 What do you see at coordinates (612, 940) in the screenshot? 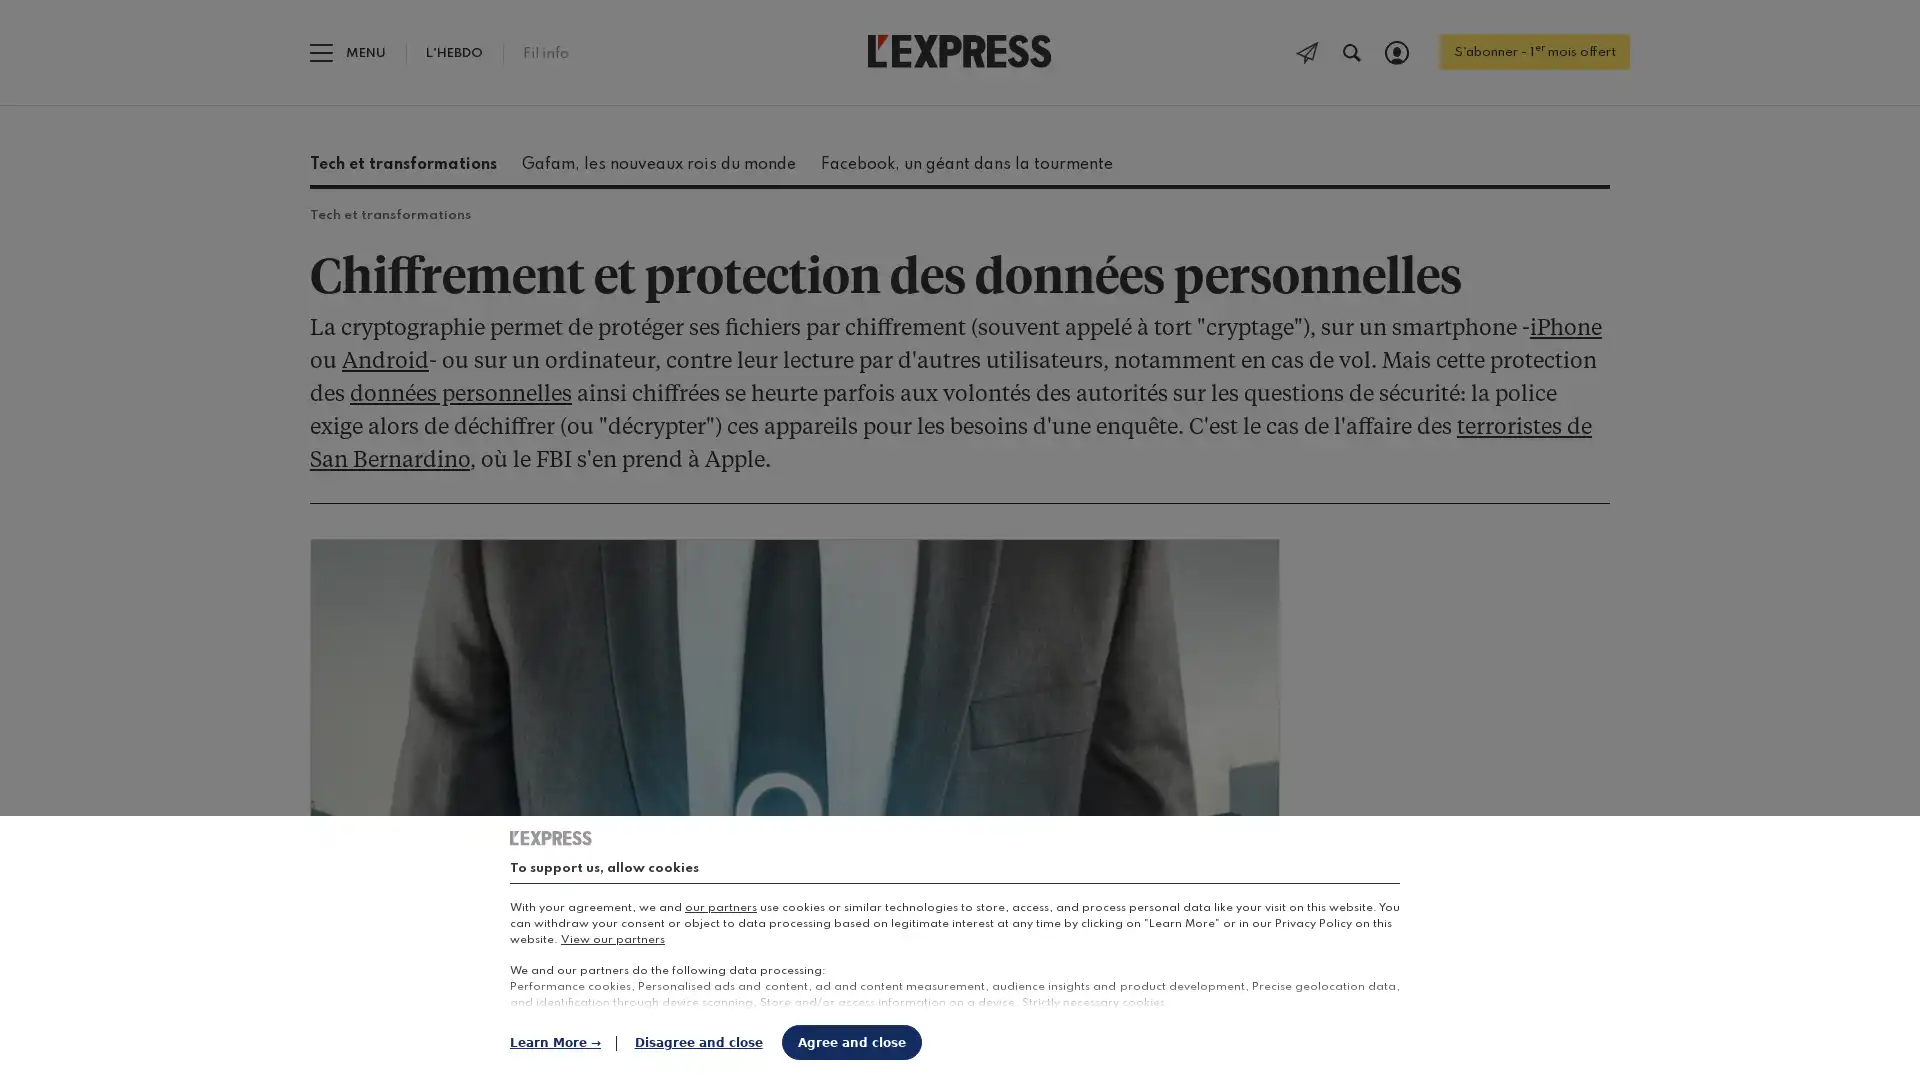
I see `View our partners` at bounding box center [612, 940].